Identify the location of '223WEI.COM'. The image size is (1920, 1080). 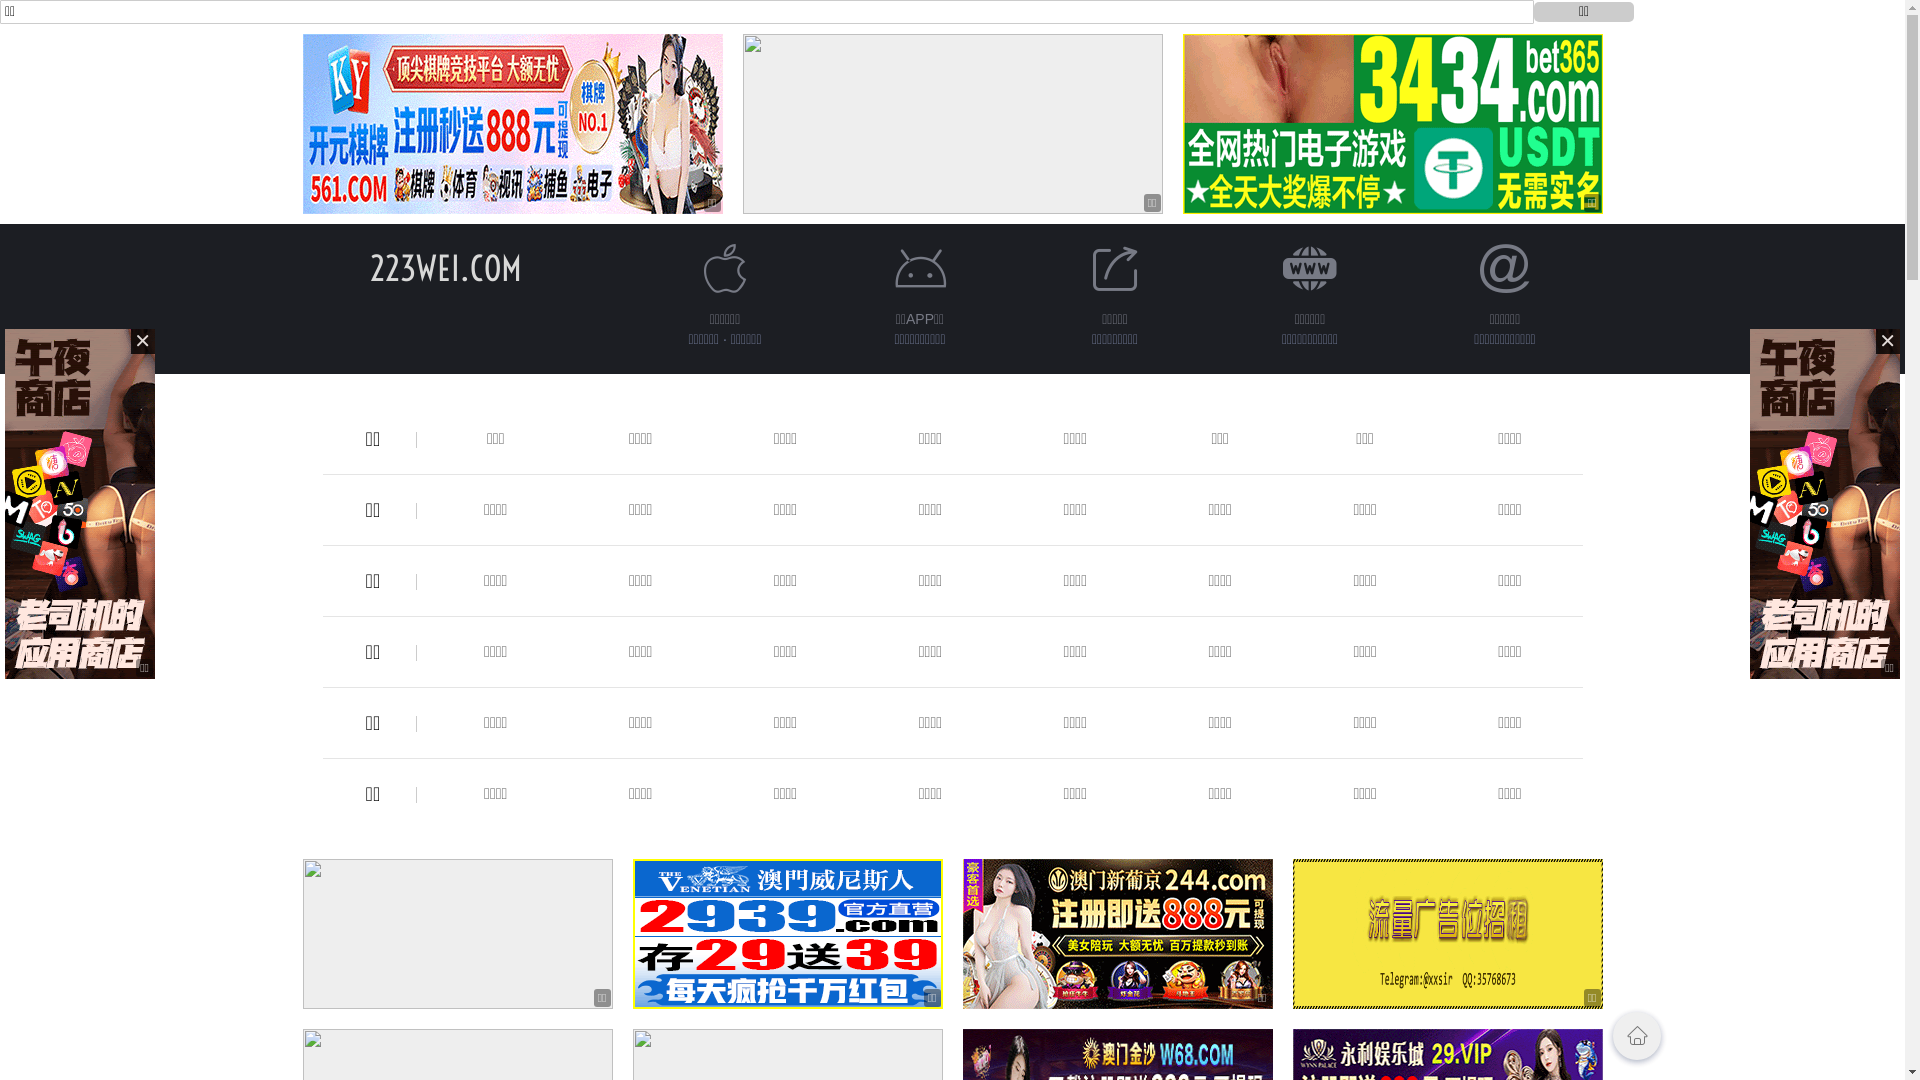
(445, 267).